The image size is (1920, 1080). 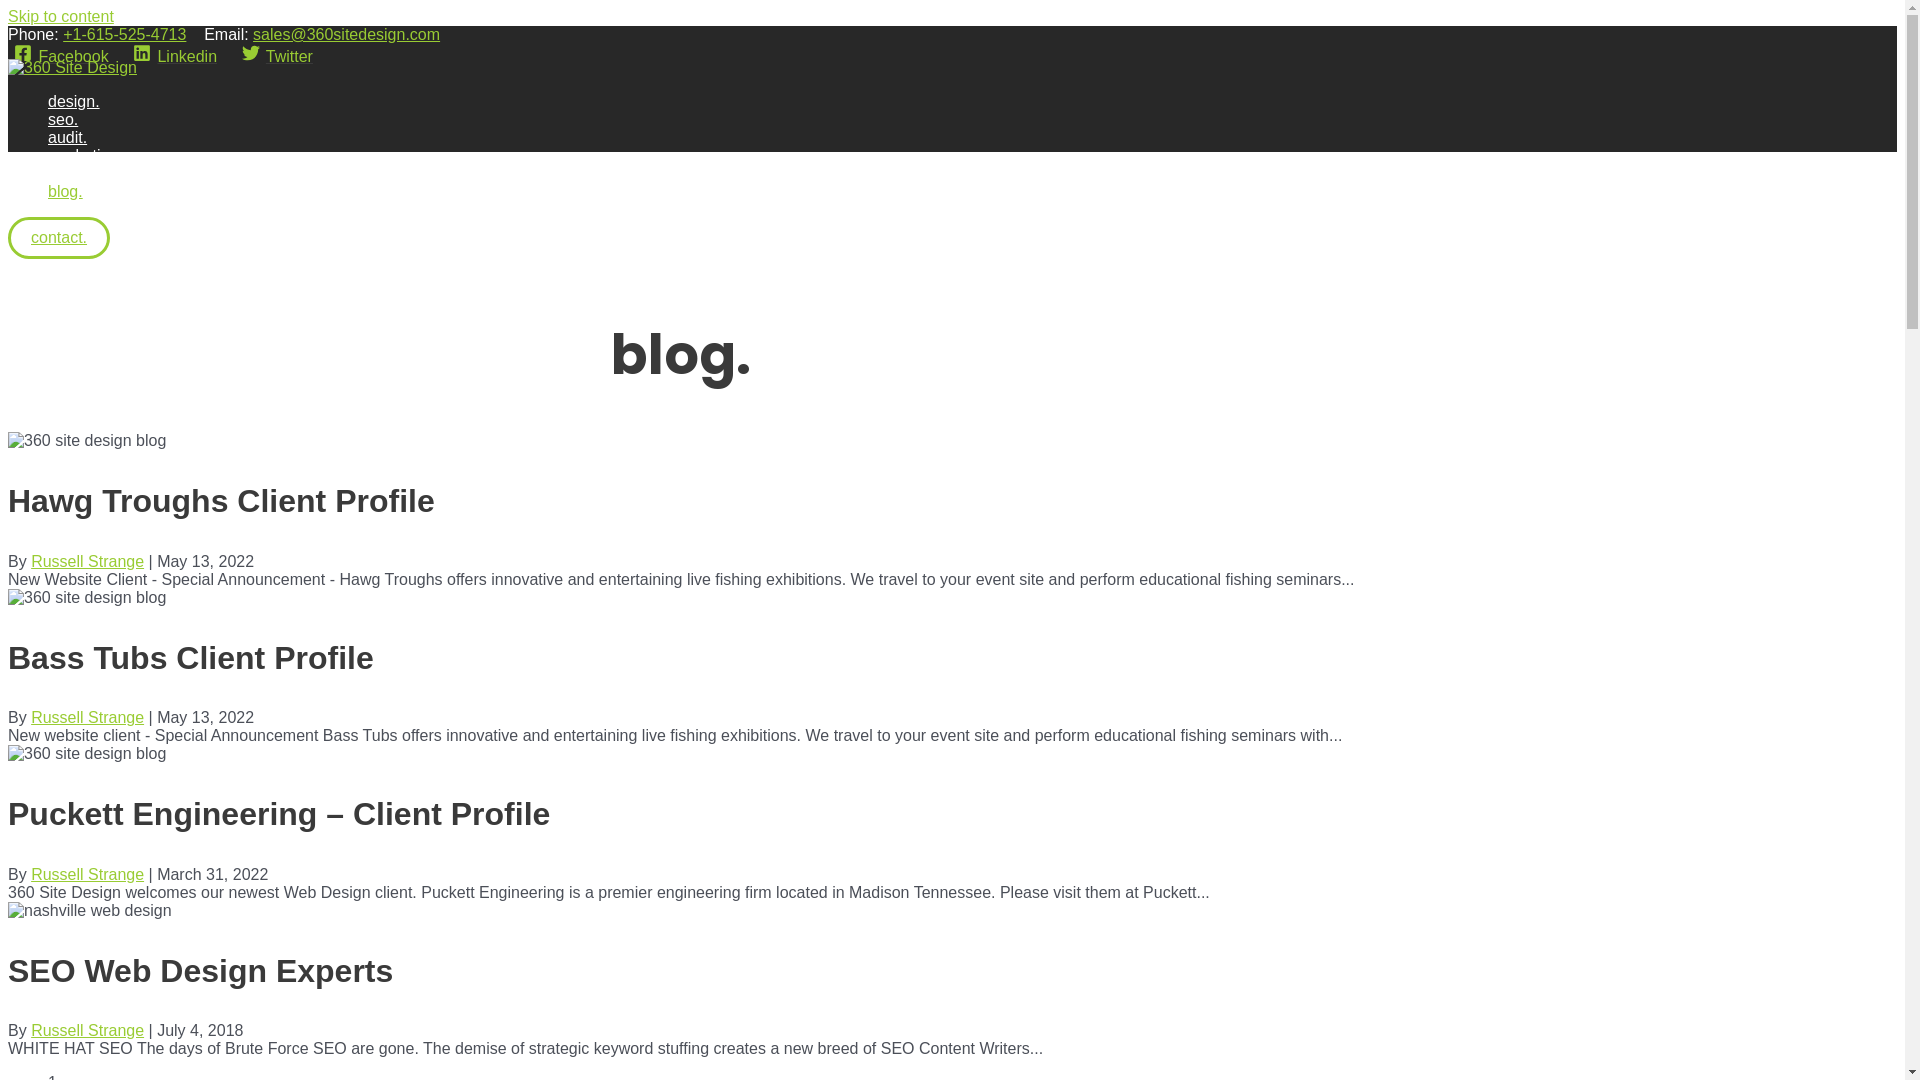 I want to click on 'sales@360sitedesign.com', so click(x=346, y=34).